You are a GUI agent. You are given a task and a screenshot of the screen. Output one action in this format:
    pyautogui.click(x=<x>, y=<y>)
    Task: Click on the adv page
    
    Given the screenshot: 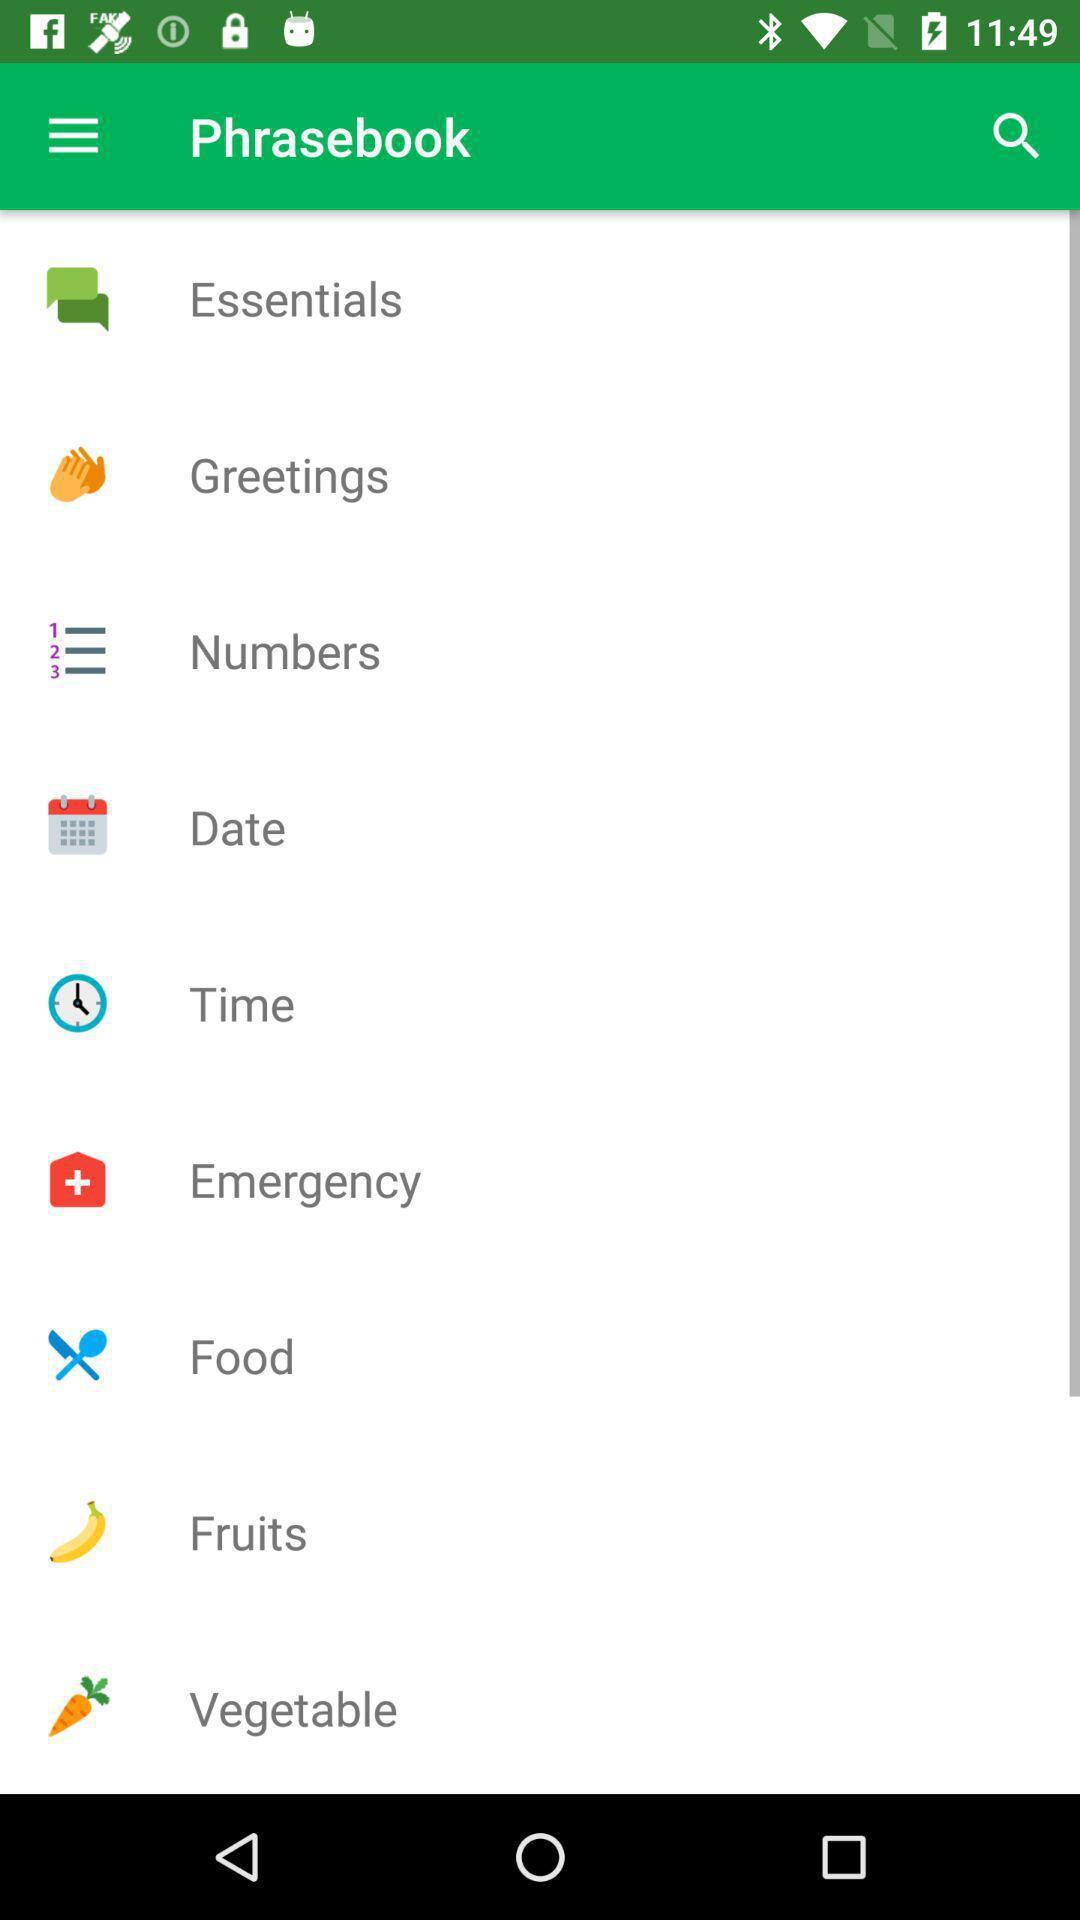 What is the action you would take?
    pyautogui.click(x=76, y=1355)
    